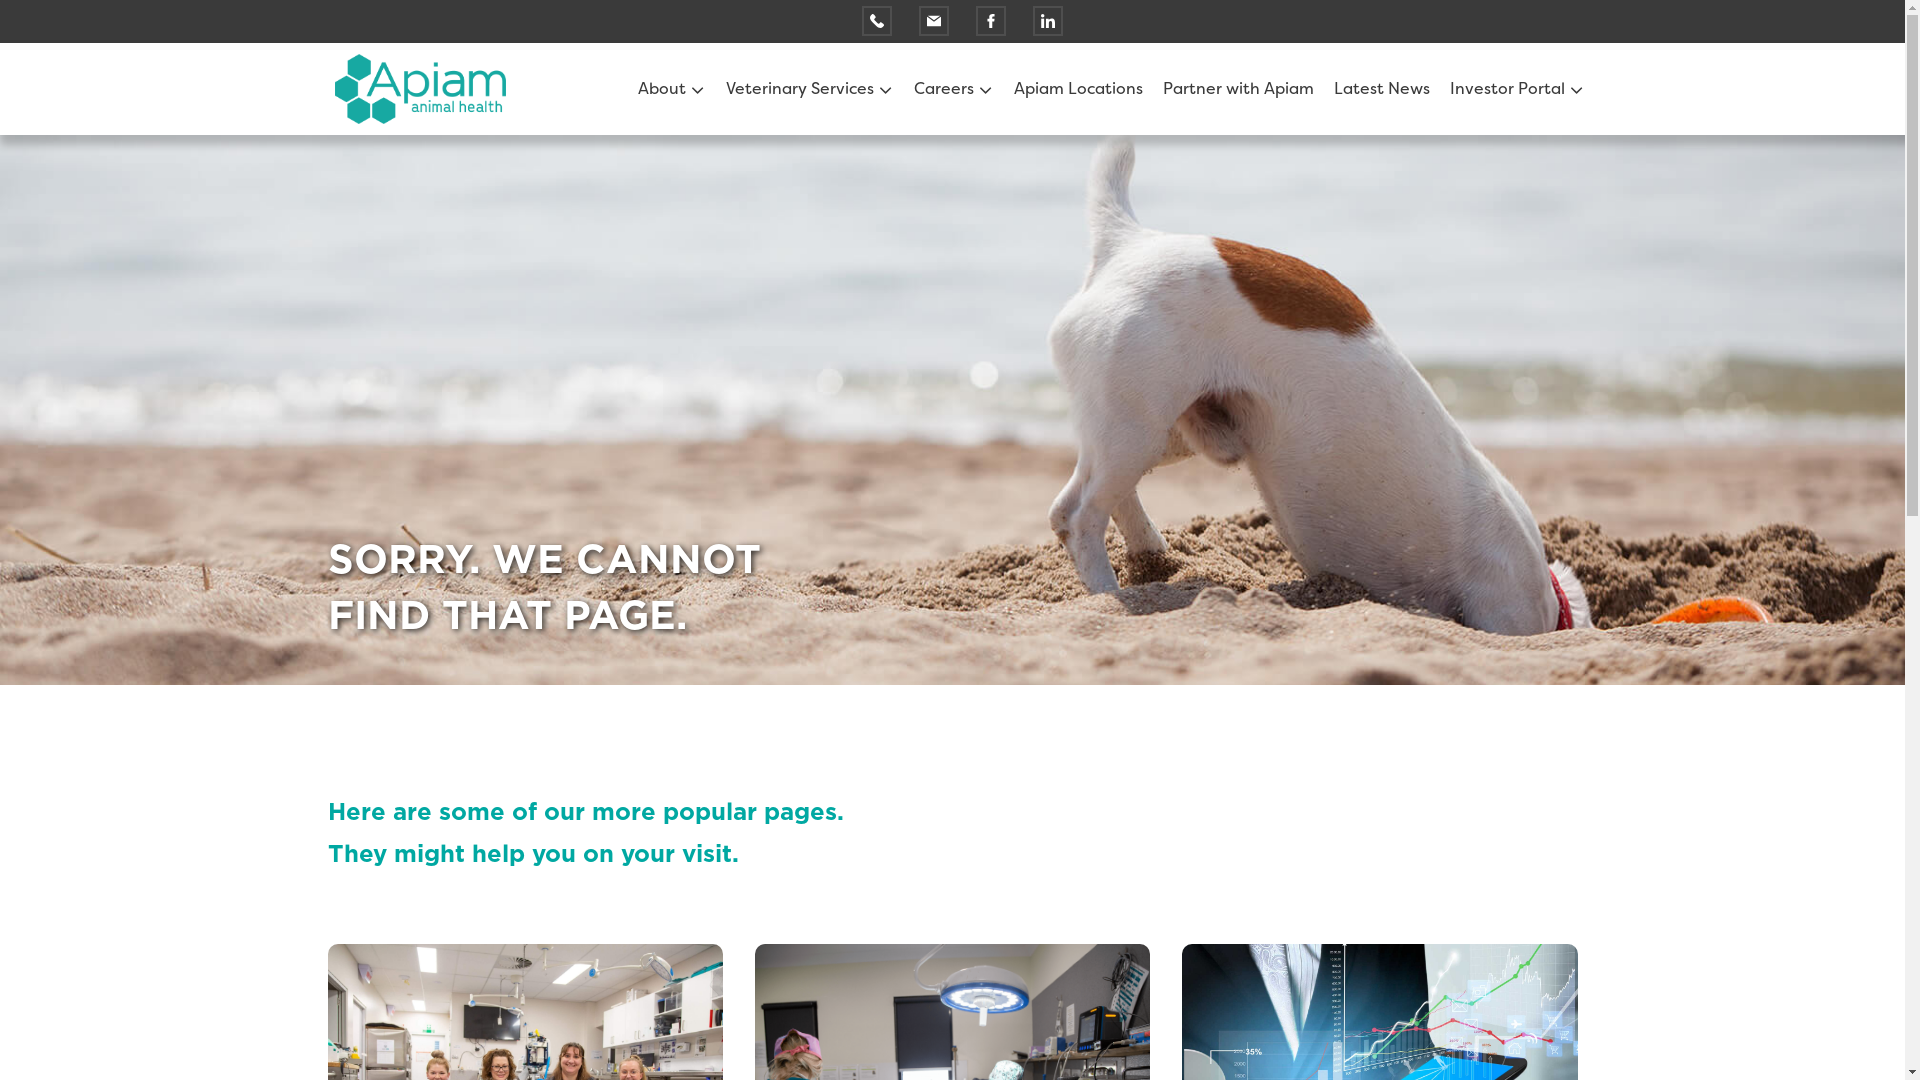 The width and height of the screenshot is (1920, 1080). I want to click on 'Apiam Locations', so click(1077, 87).